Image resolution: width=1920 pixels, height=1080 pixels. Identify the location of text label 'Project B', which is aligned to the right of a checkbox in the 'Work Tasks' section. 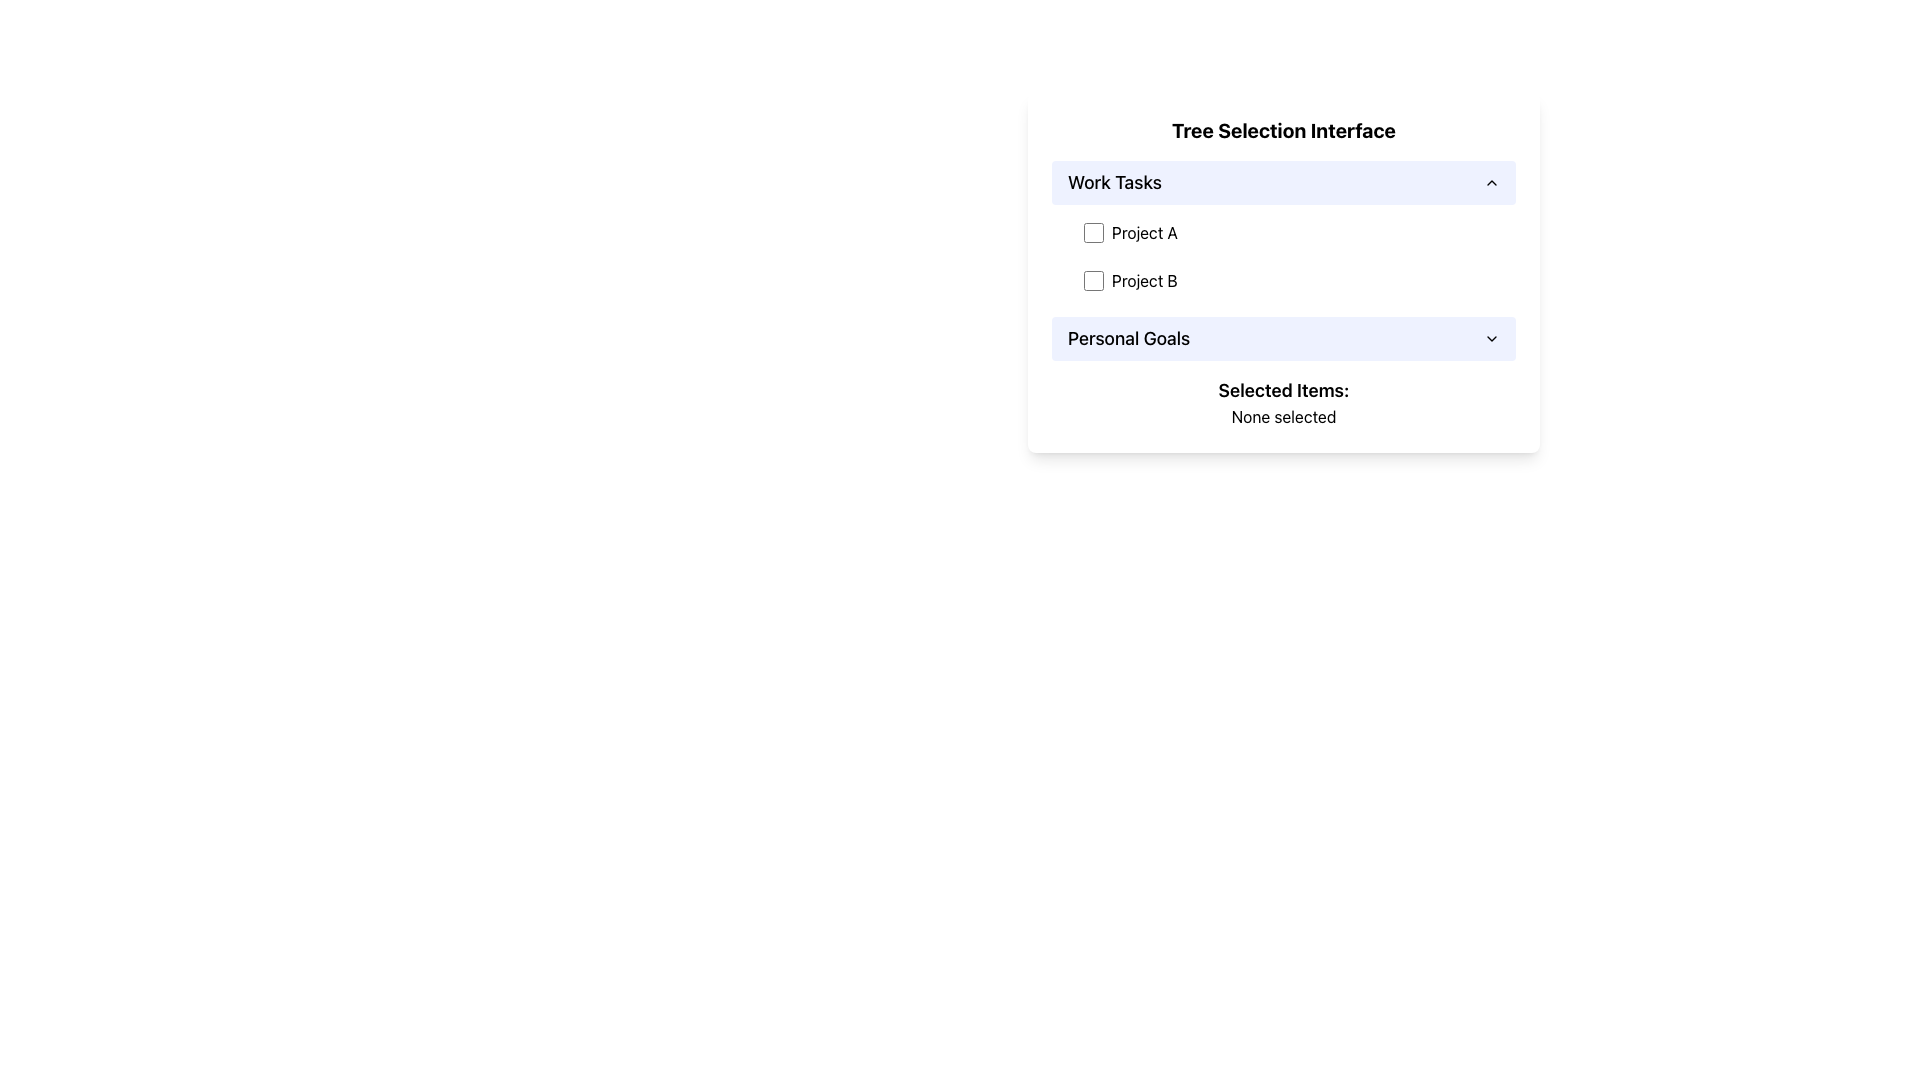
(1144, 281).